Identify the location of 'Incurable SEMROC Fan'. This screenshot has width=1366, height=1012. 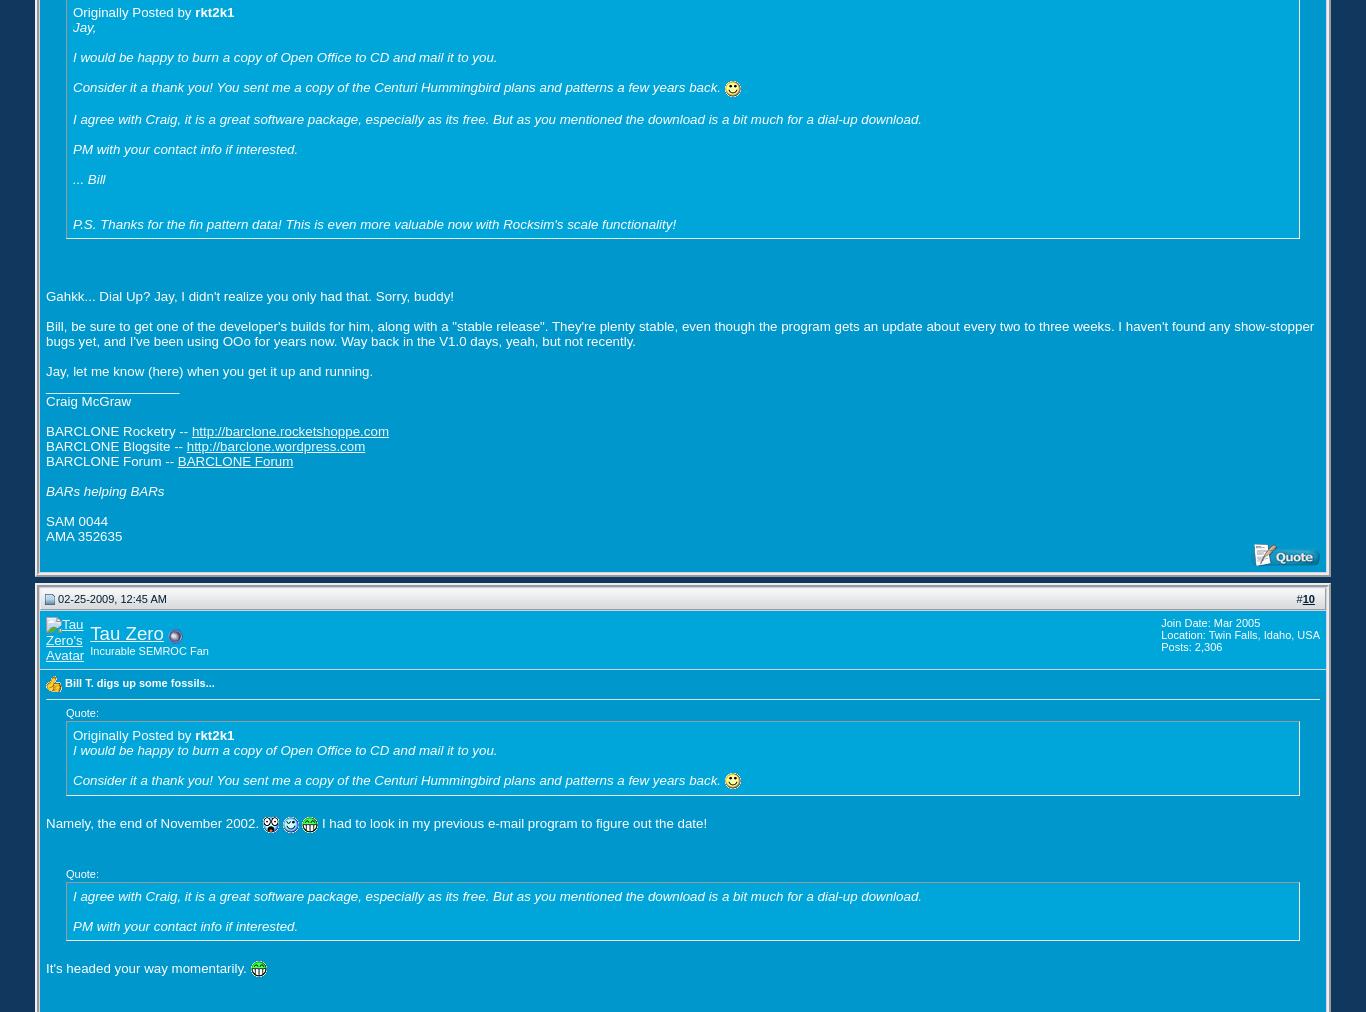
(148, 651).